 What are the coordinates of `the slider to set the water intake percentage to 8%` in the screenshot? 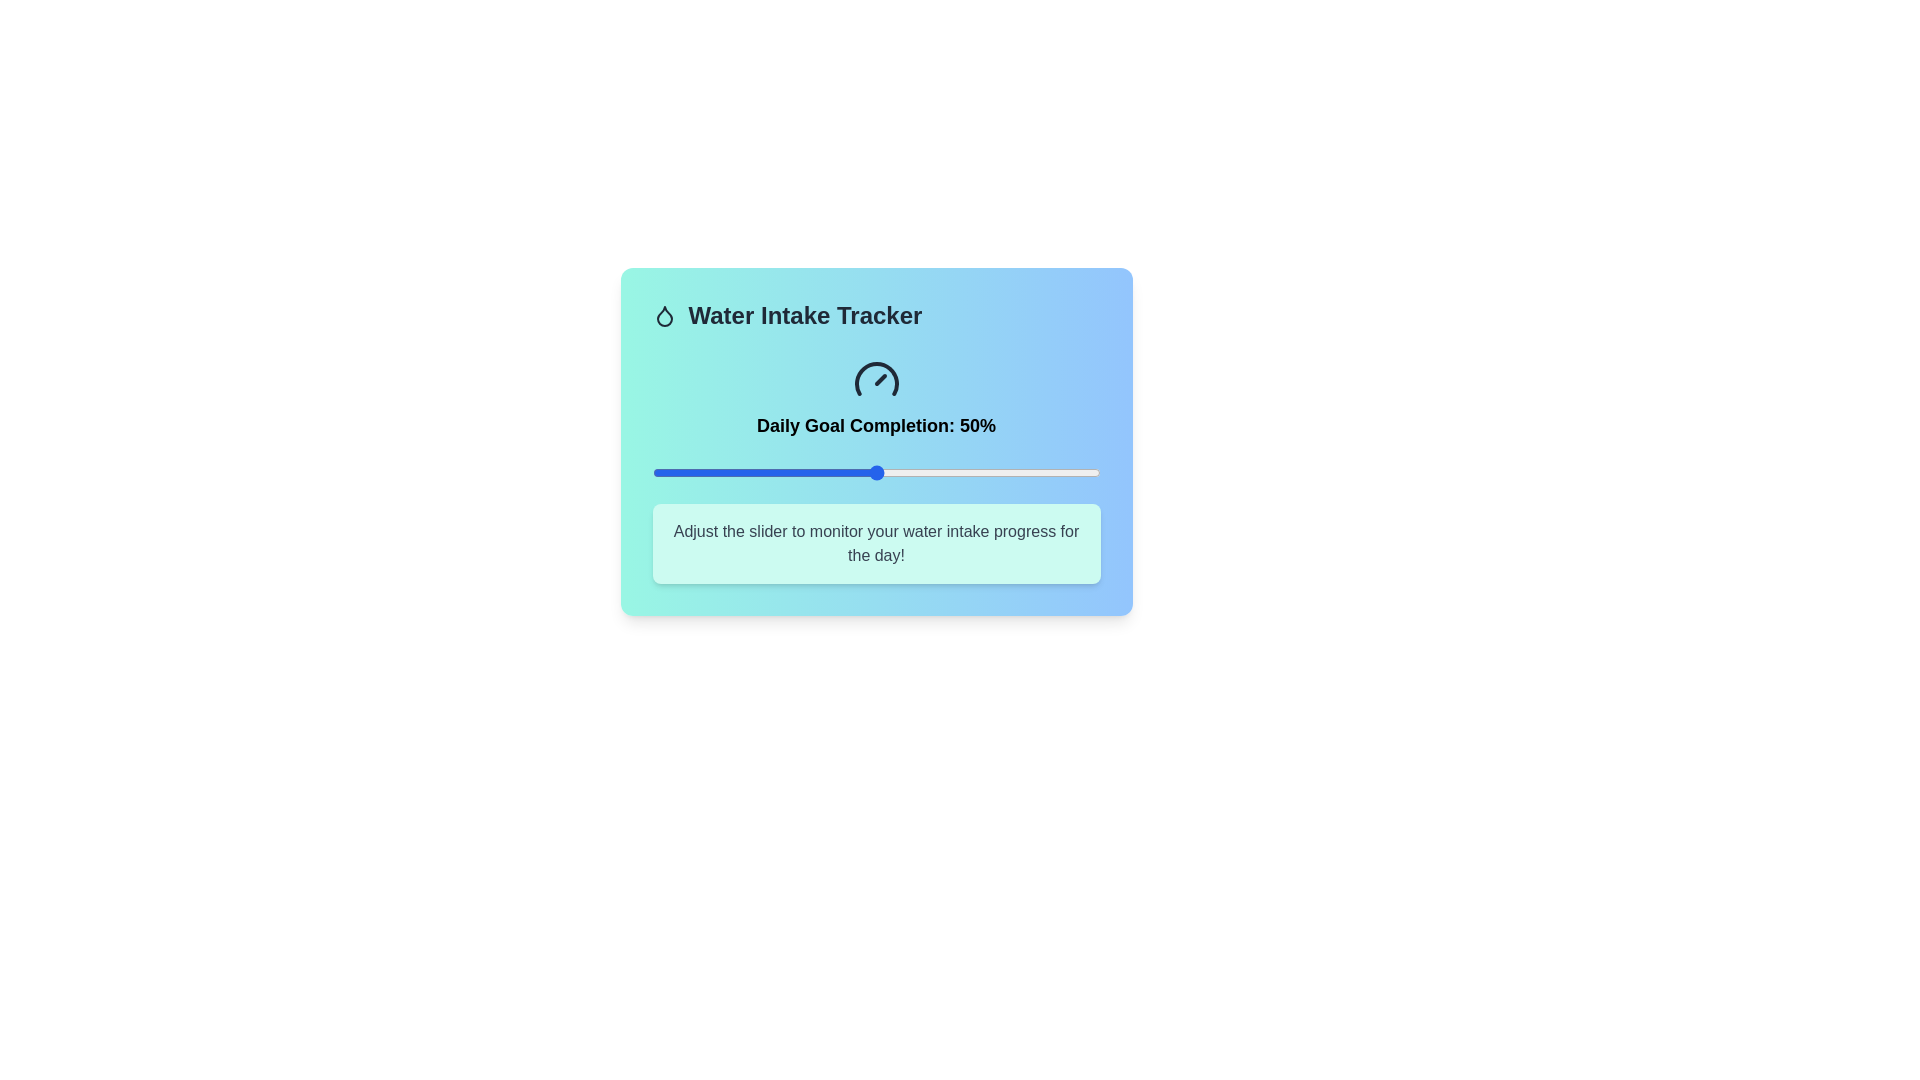 It's located at (688, 473).